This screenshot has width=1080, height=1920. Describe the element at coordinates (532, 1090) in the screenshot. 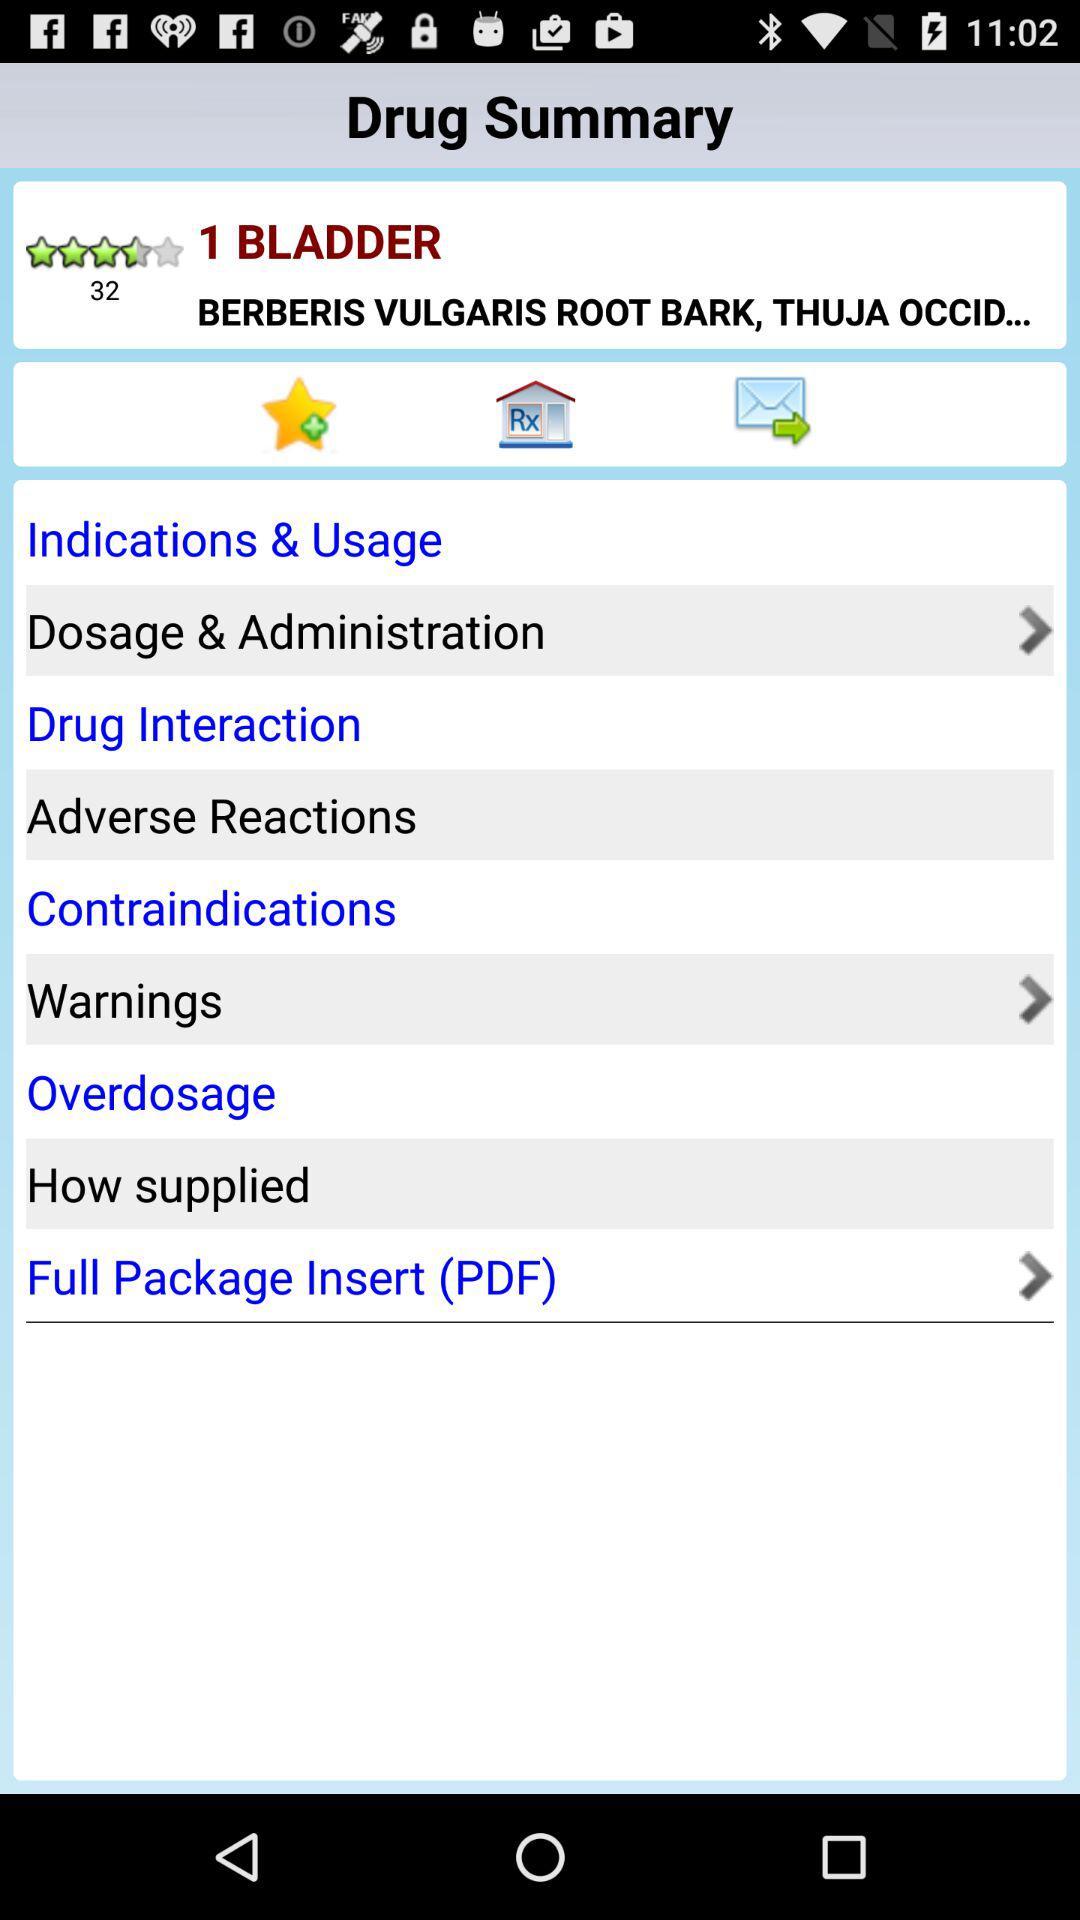

I see `the overdosage item` at that location.